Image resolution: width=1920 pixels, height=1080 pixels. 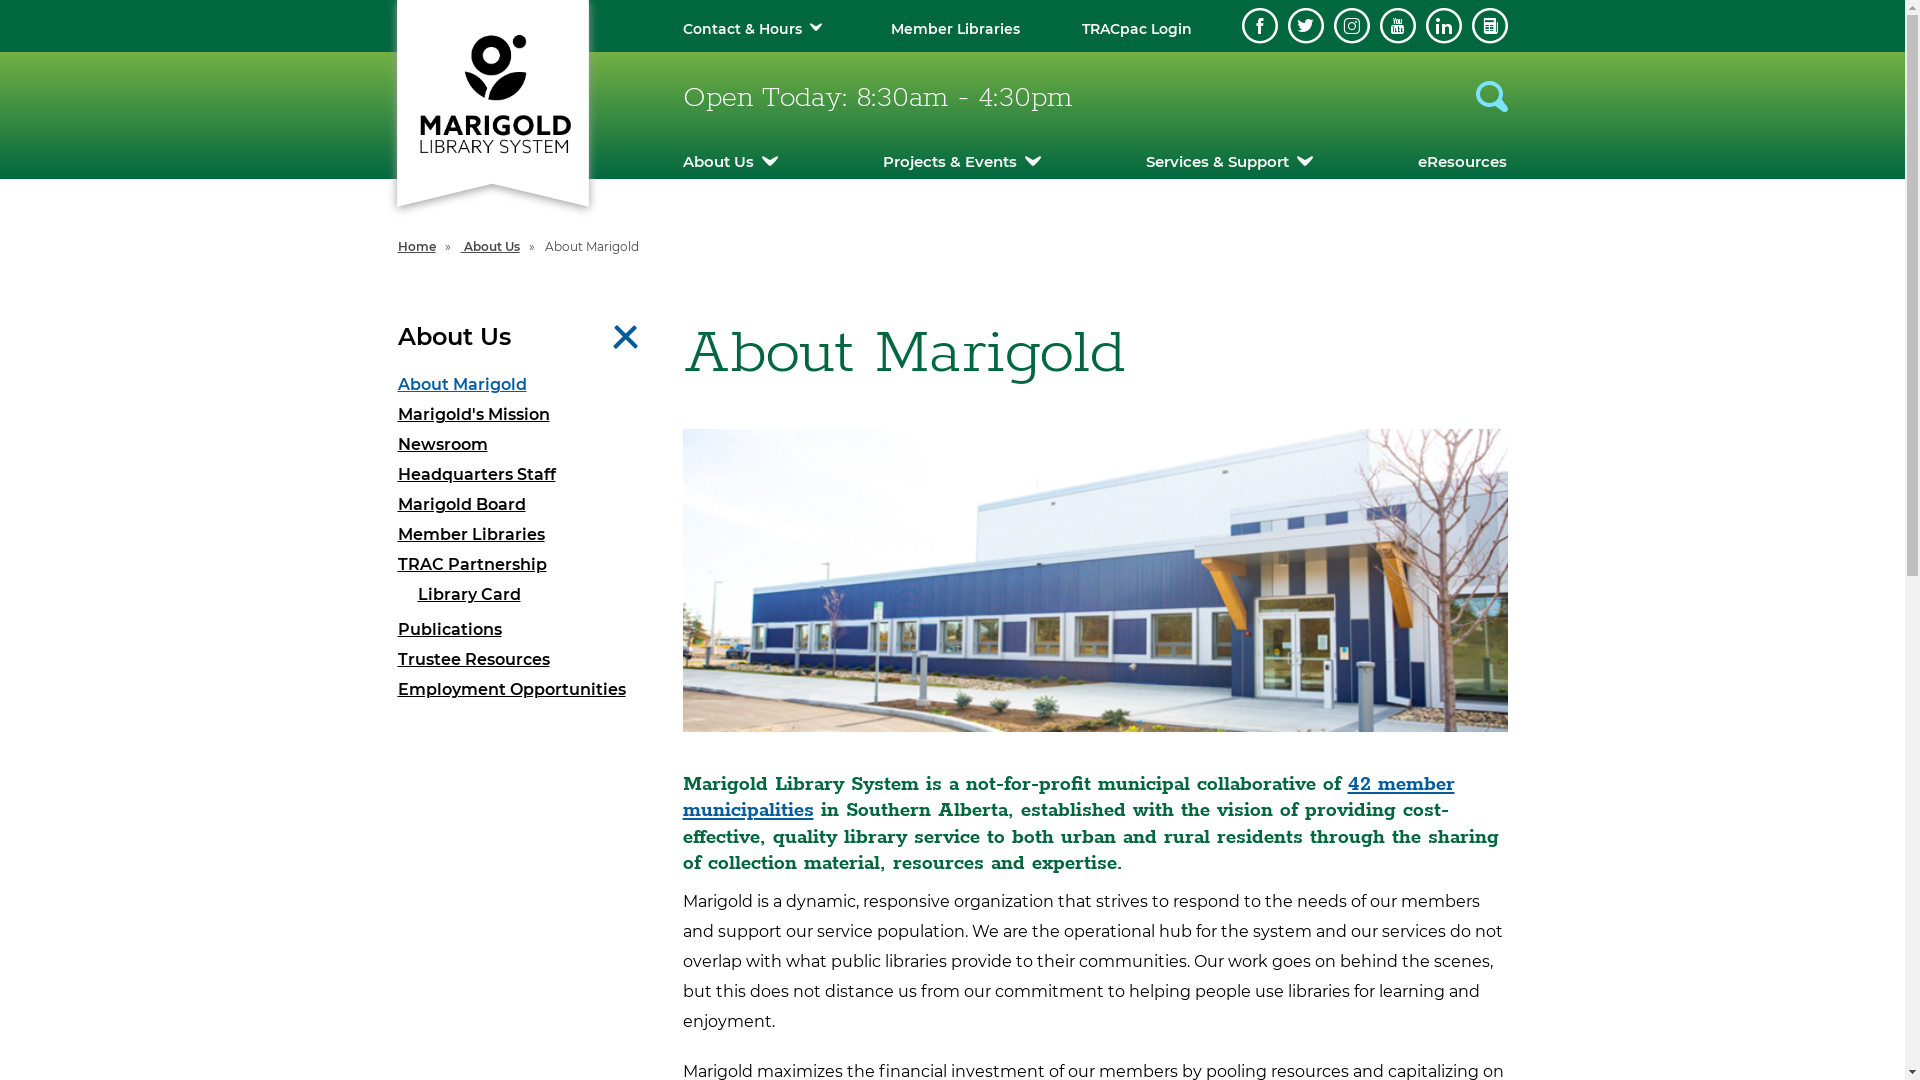 What do you see at coordinates (1379, 26) in the screenshot?
I see `'Youtube'` at bounding box center [1379, 26].